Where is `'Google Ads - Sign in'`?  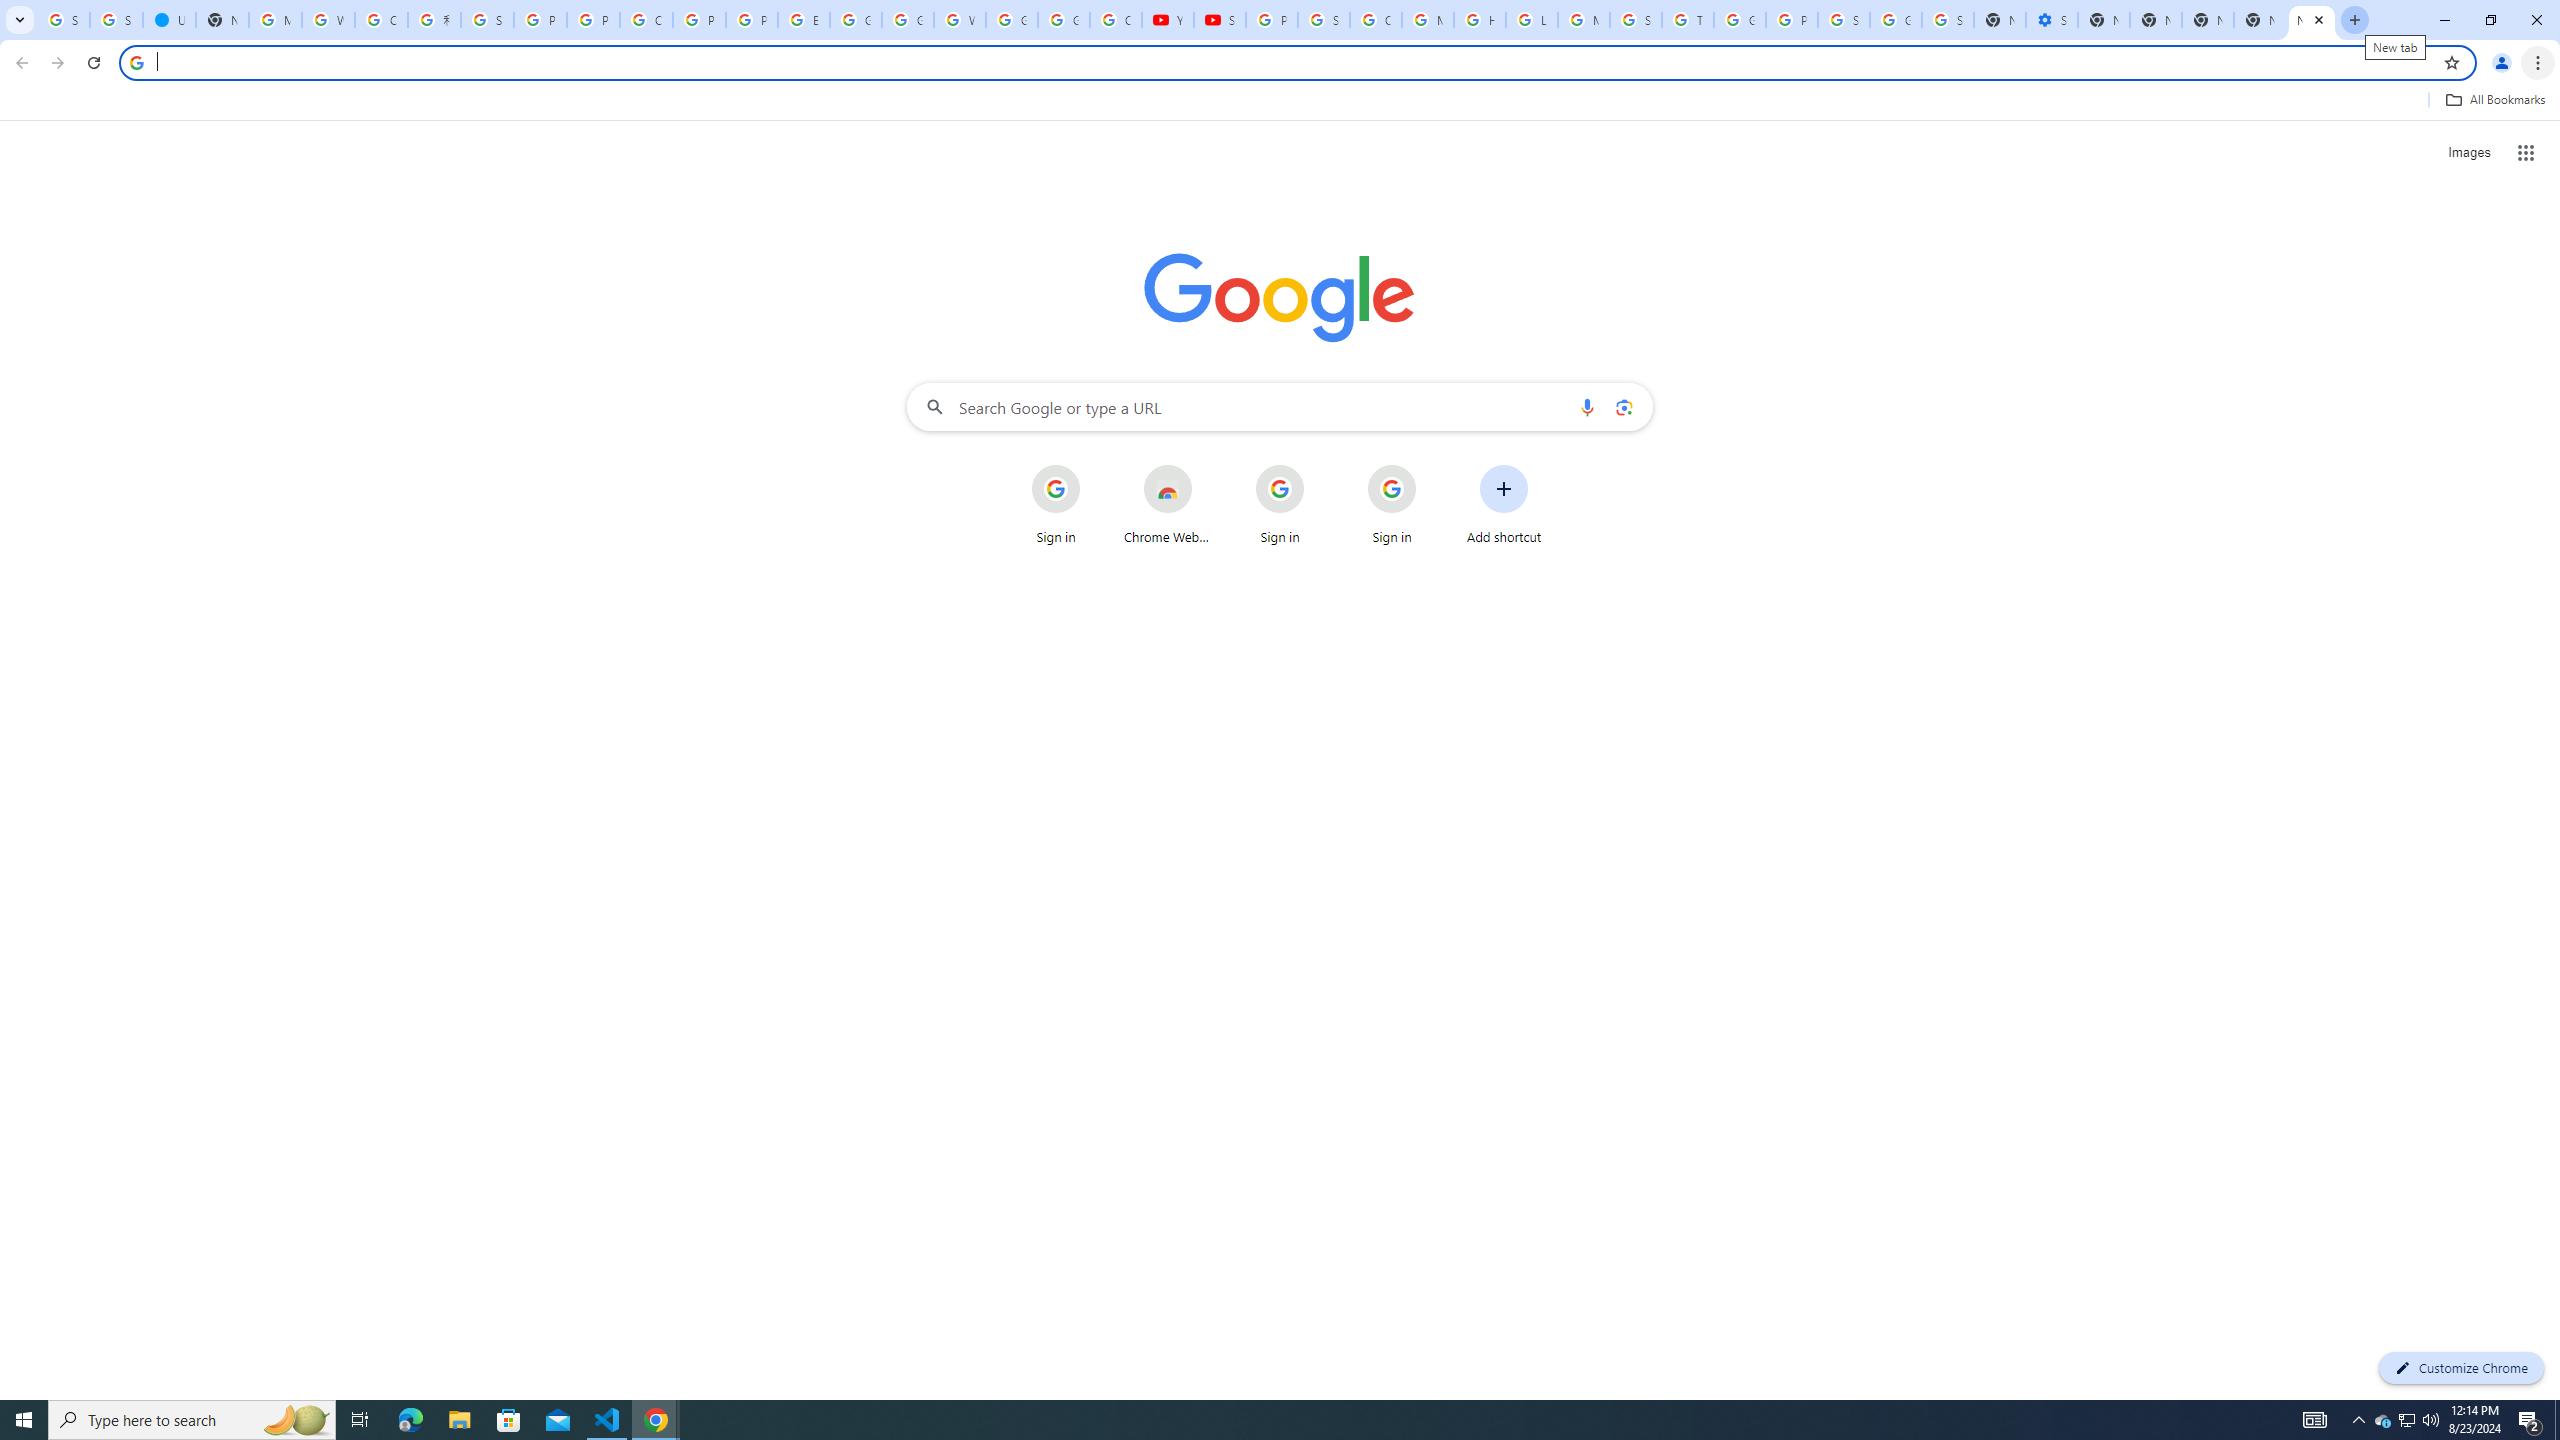
'Google Ads - Sign in' is located at coordinates (1738, 19).